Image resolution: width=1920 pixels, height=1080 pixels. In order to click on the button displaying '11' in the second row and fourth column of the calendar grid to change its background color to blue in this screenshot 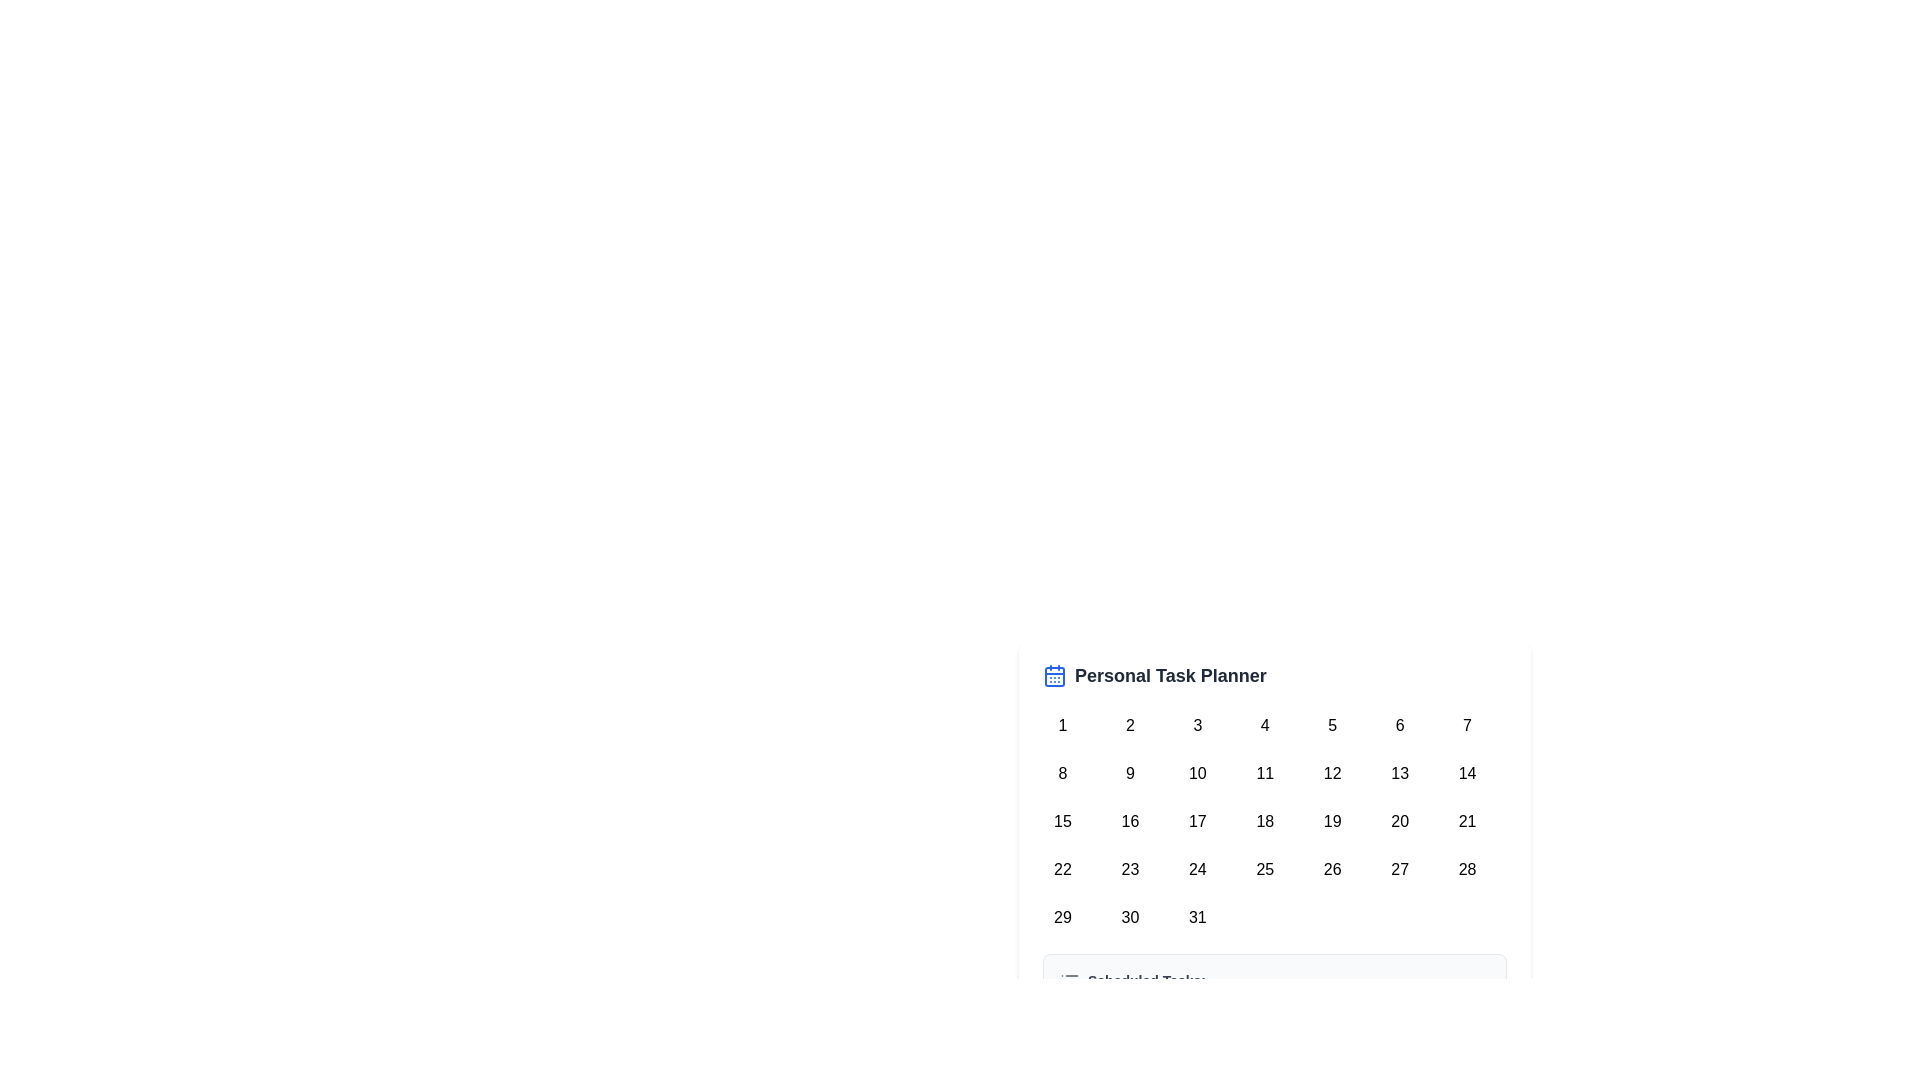, I will do `click(1264, 773)`.